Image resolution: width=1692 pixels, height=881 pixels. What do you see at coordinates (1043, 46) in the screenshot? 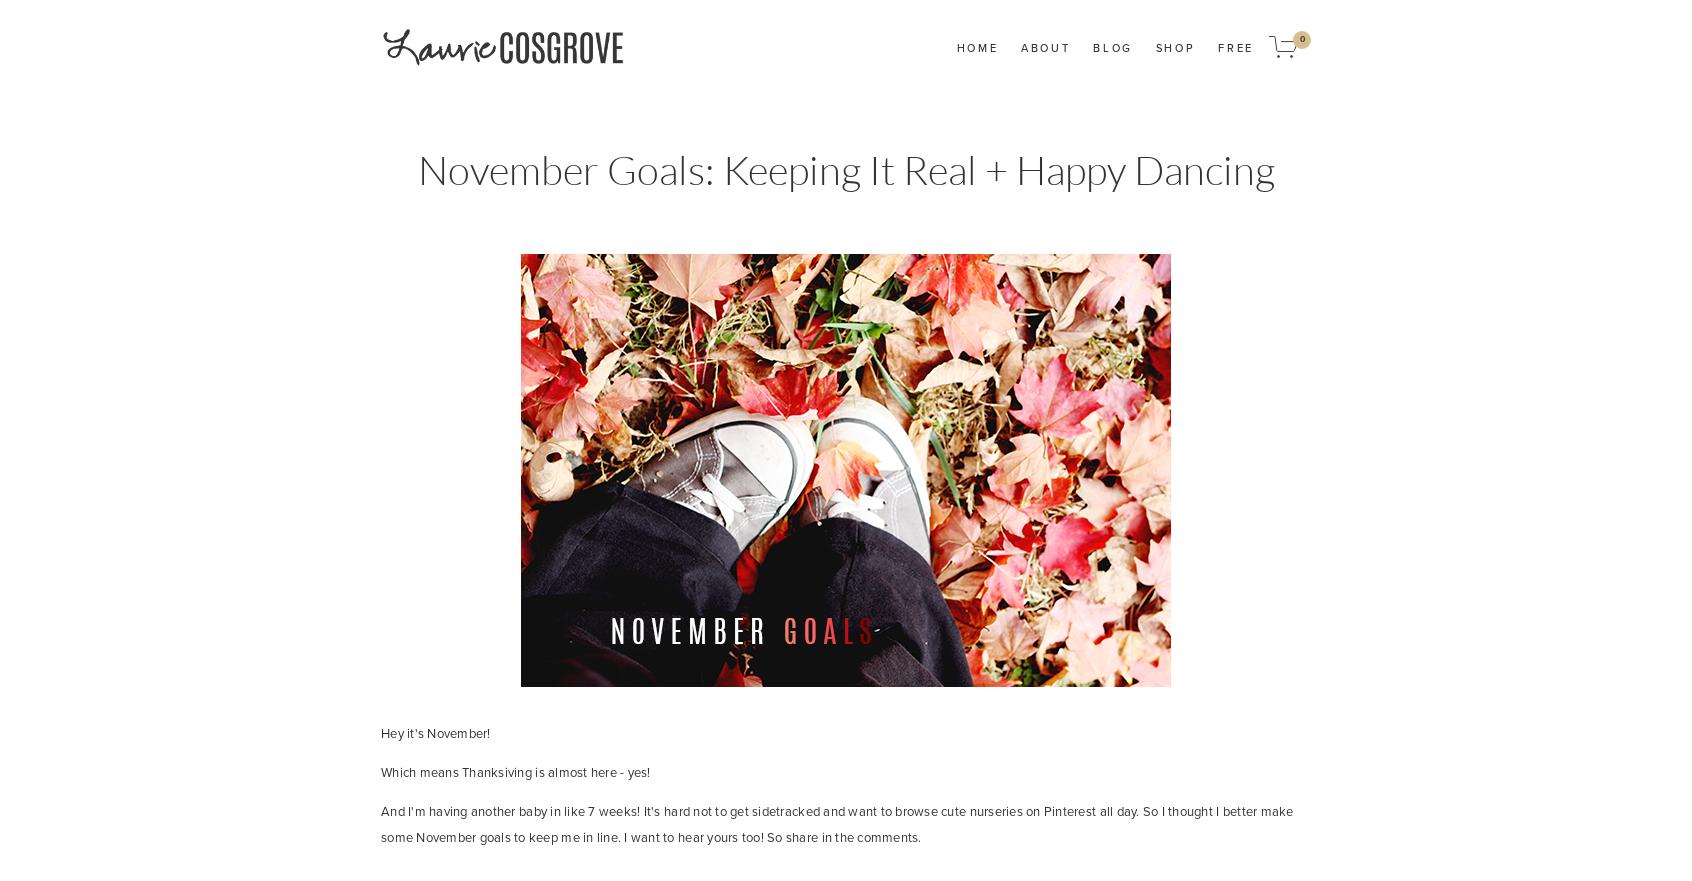
I see `'About'` at bounding box center [1043, 46].